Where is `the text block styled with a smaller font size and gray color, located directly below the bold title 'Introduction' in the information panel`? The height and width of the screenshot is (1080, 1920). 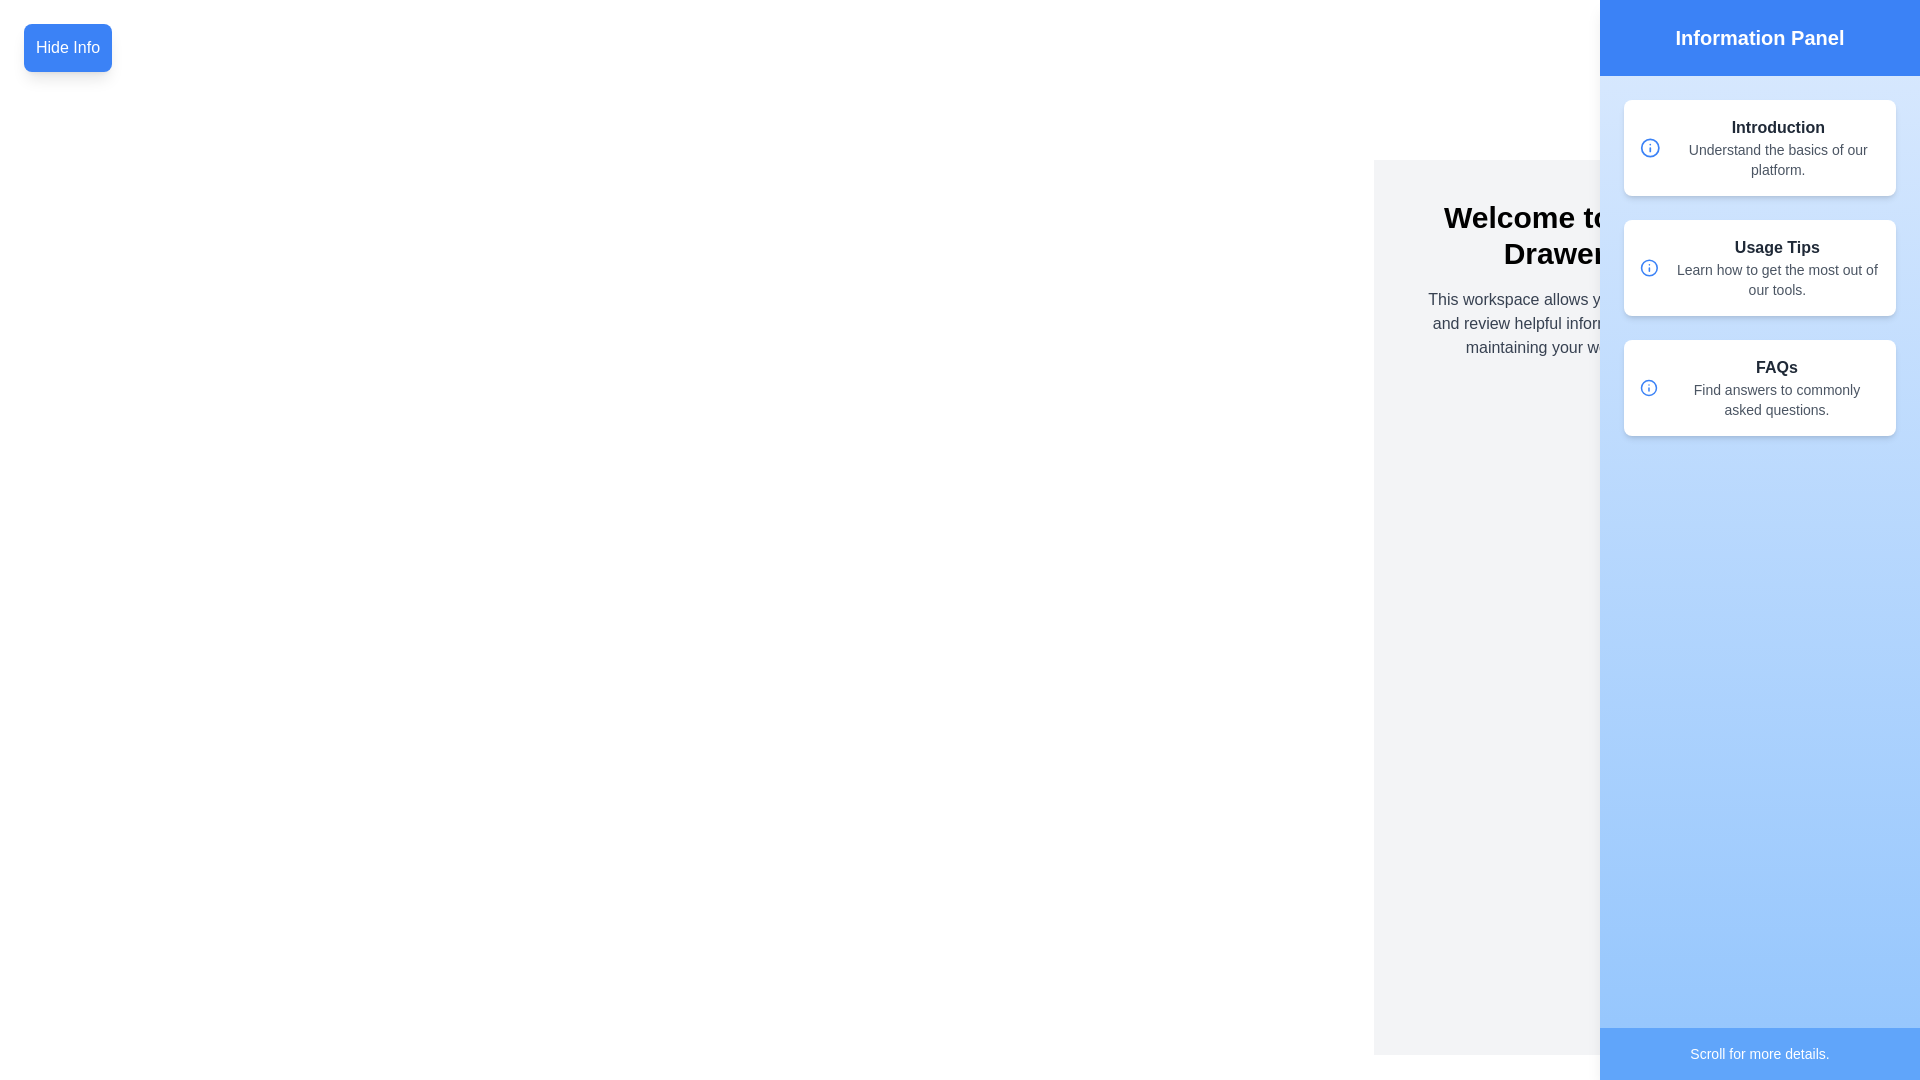
the text block styled with a smaller font size and gray color, located directly below the bold title 'Introduction' in the information panel is located at coordinates (1778, 158).